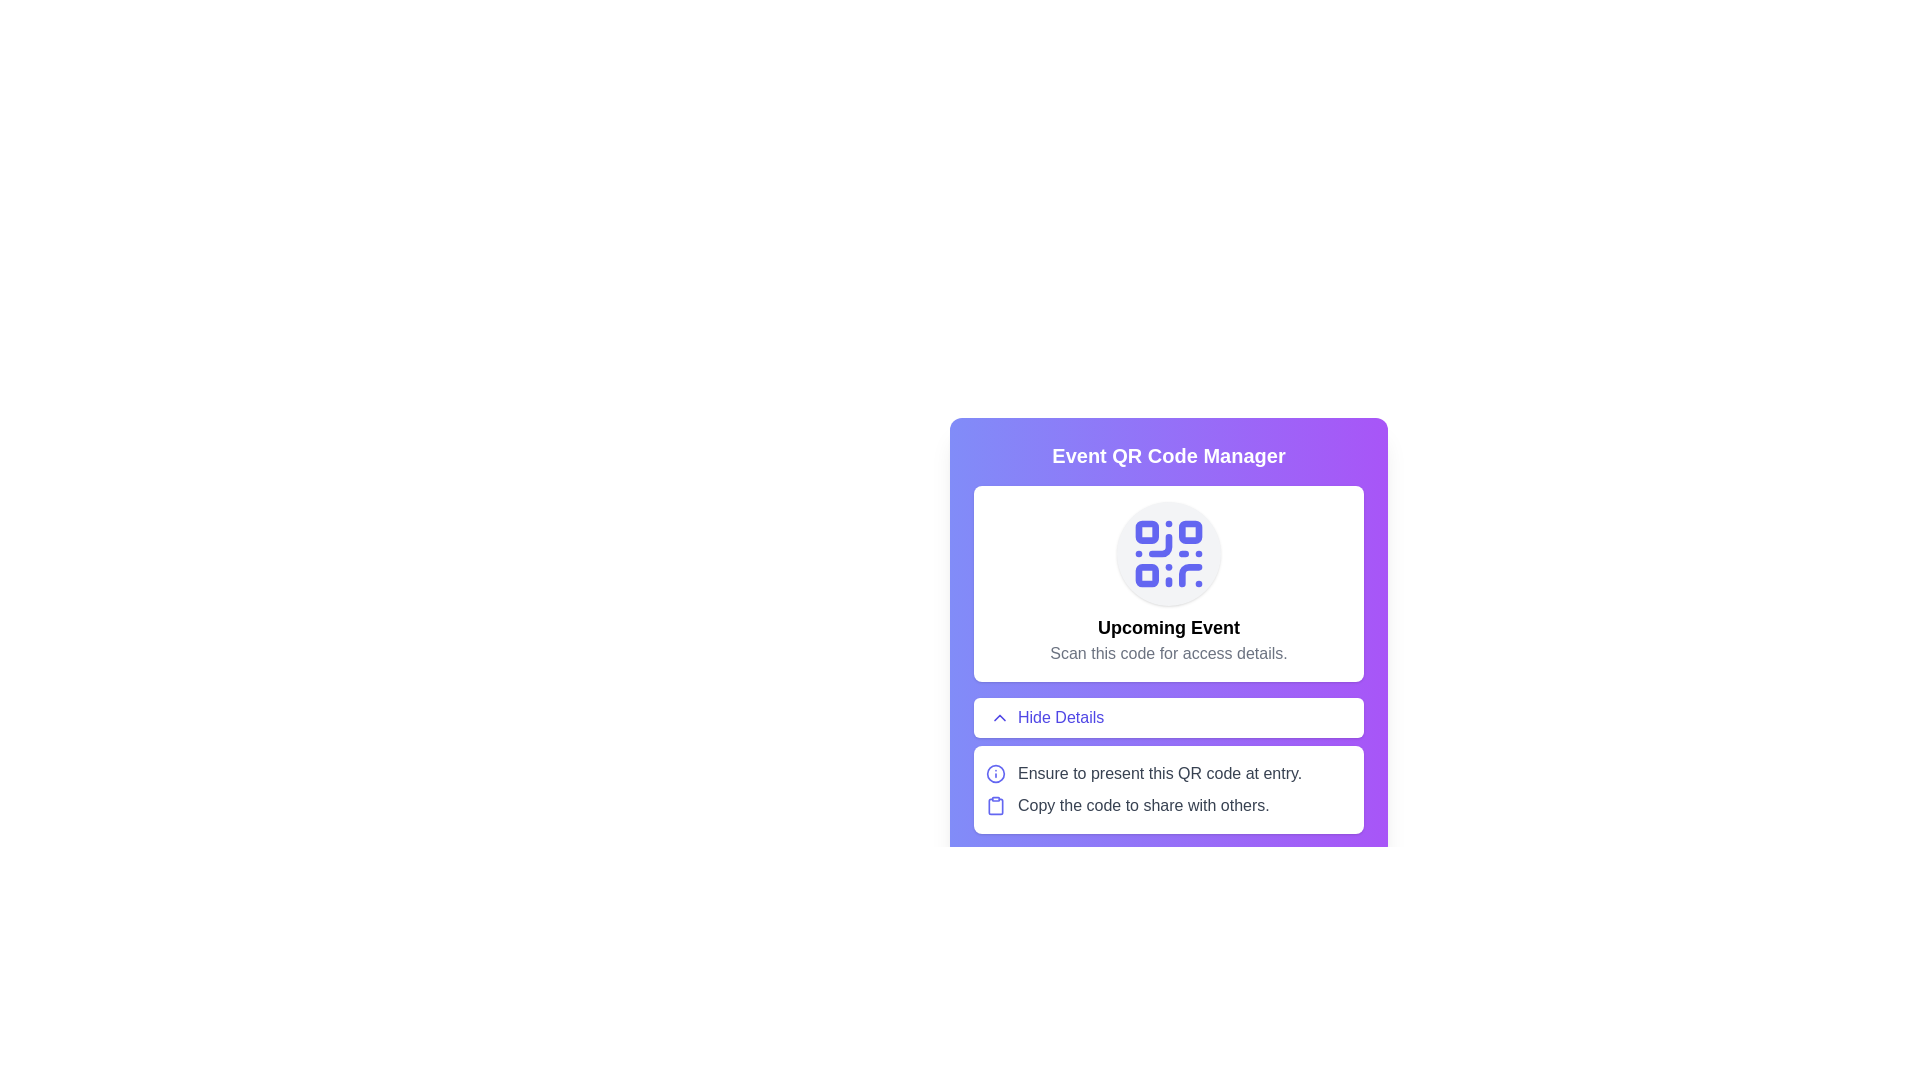 Image resolution: width=1920 pixels, height=1080 pixels. What do you see at coordinates (1143, 805) in the screenshot?
I see `static text element that states 'Copy the code to share with others.' located beneath the blue panel labeled 'Ensure to present this QR code at entry.'` at bounding box center [1143, 805].